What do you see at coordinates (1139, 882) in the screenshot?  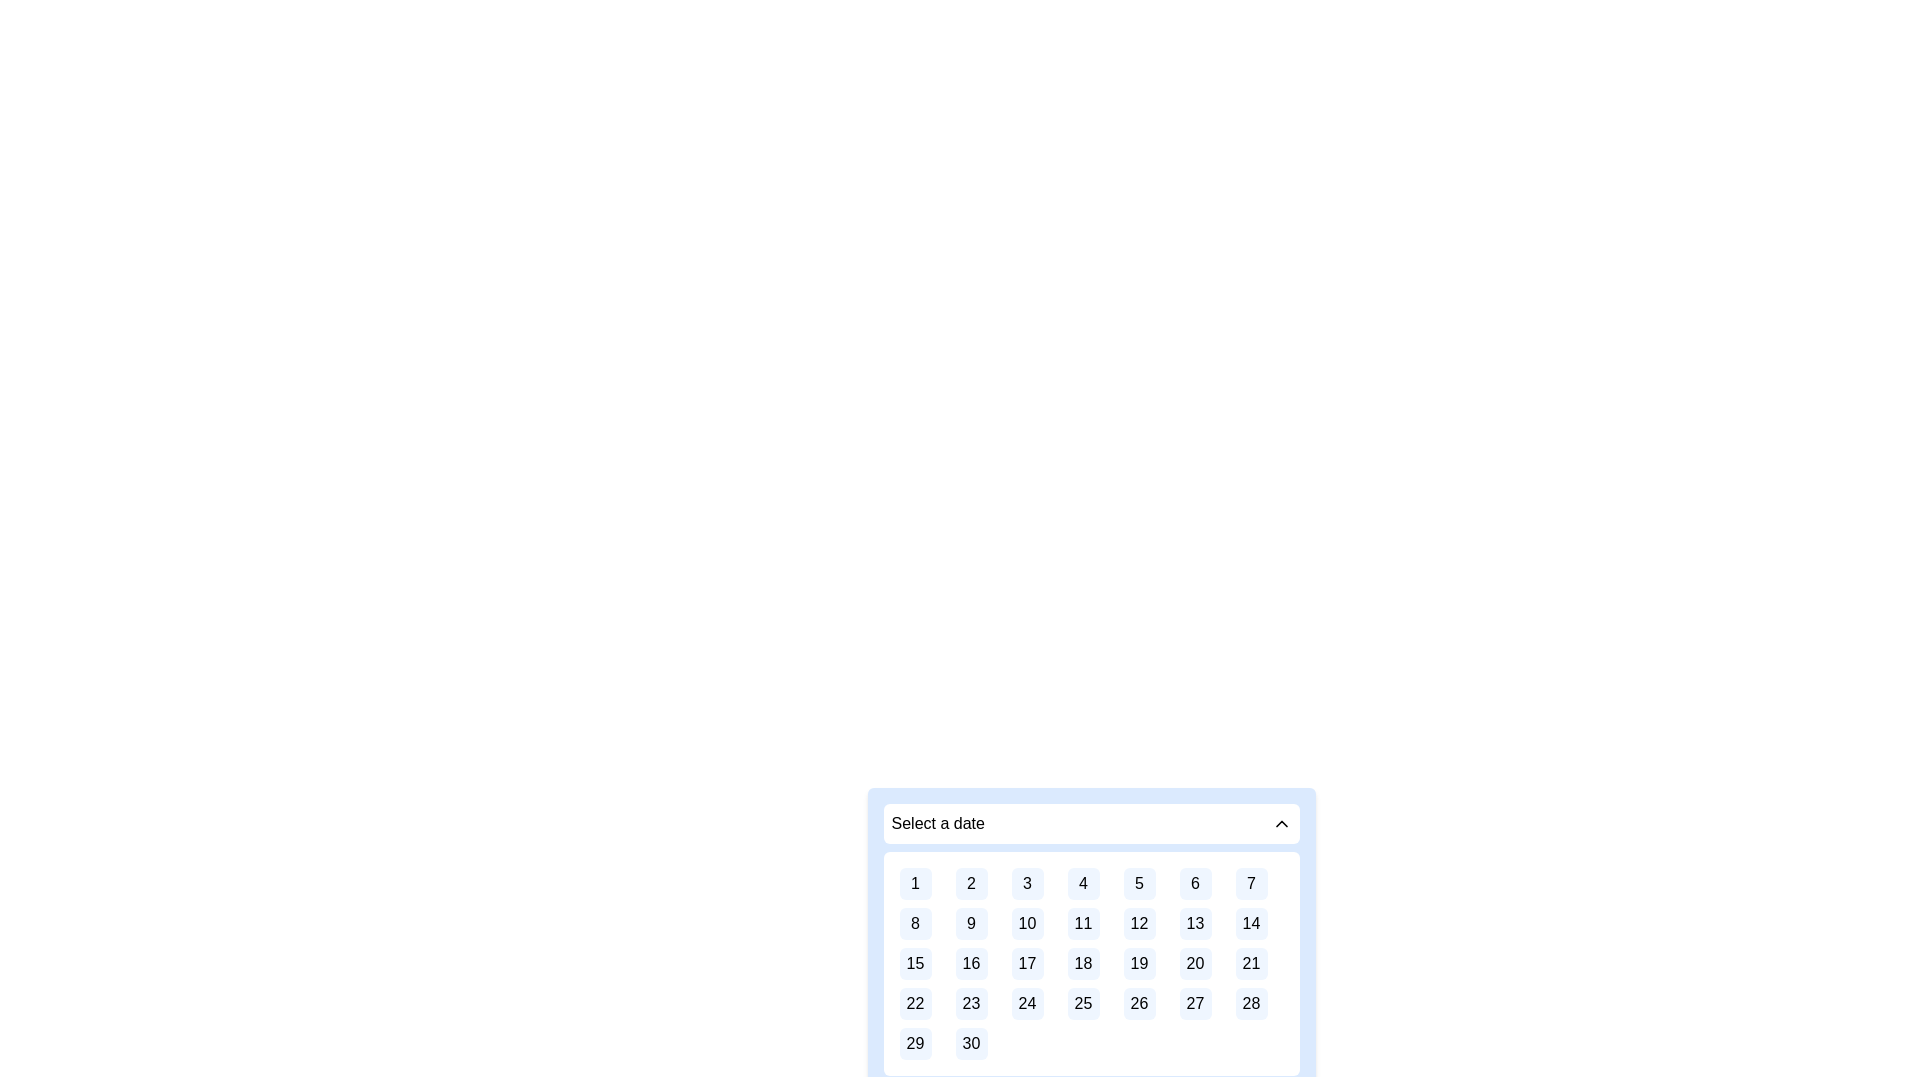 I see `the square button with the number '5' in black text on a blue background, located in the first row and fifth column of the grid layout` at bounding box center [1139, 882].